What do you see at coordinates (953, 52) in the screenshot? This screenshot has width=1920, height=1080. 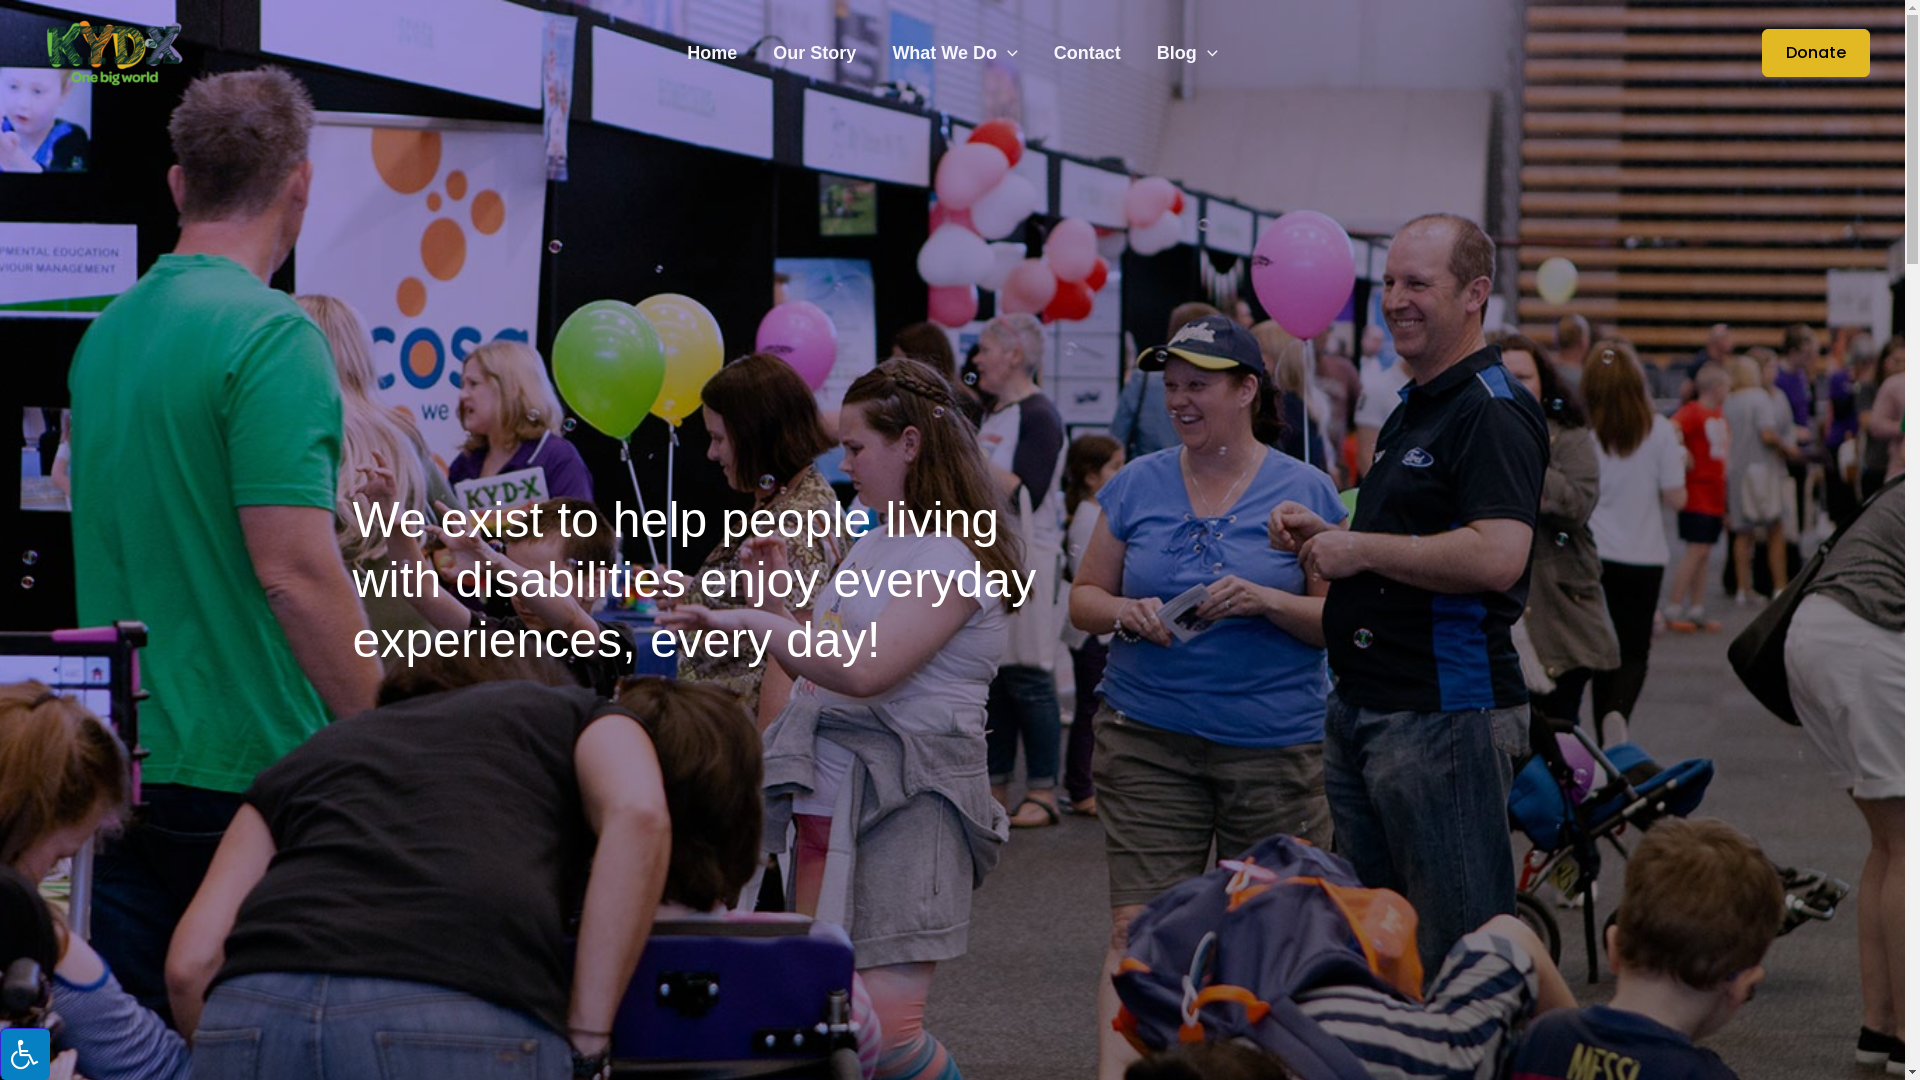 I see `'What We Do'` at bounding box center [953, 52].